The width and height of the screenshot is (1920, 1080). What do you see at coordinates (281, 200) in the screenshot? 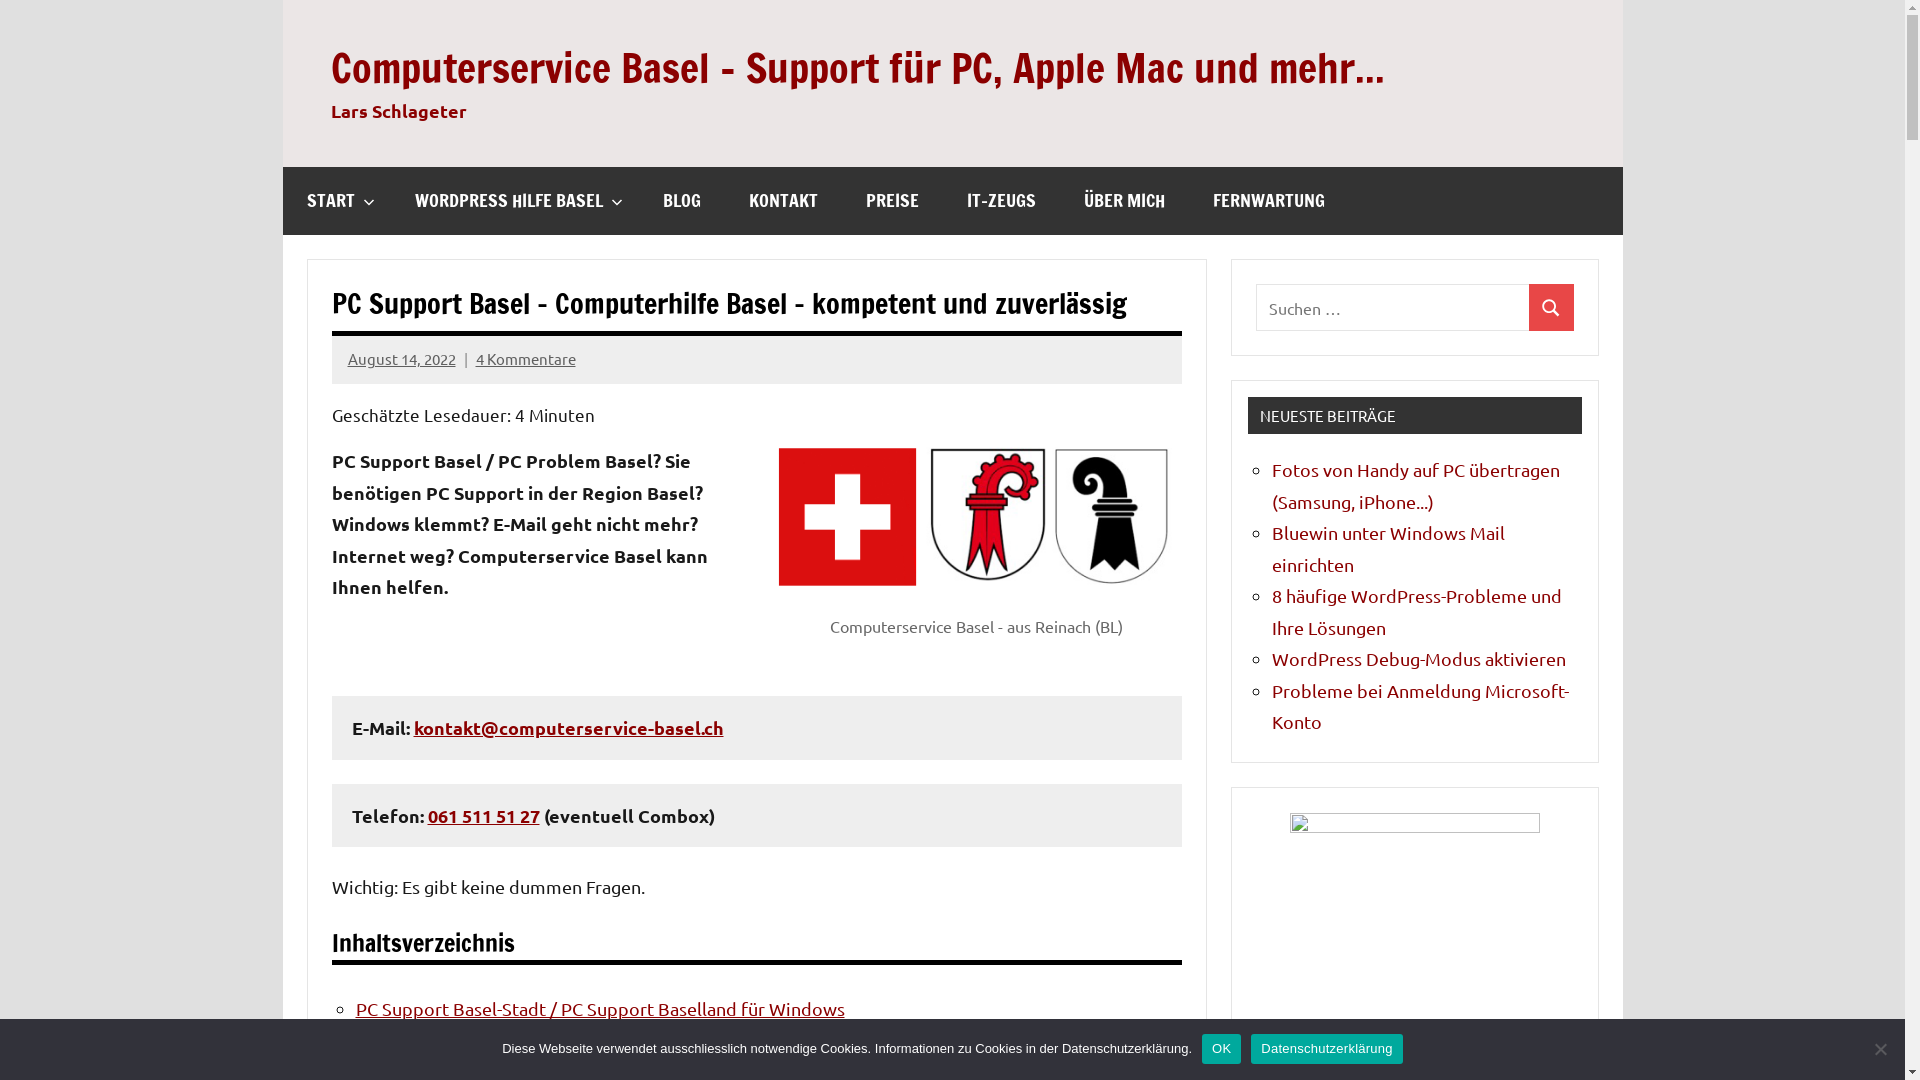
I see `'START'` at bounding box center [281, 200].